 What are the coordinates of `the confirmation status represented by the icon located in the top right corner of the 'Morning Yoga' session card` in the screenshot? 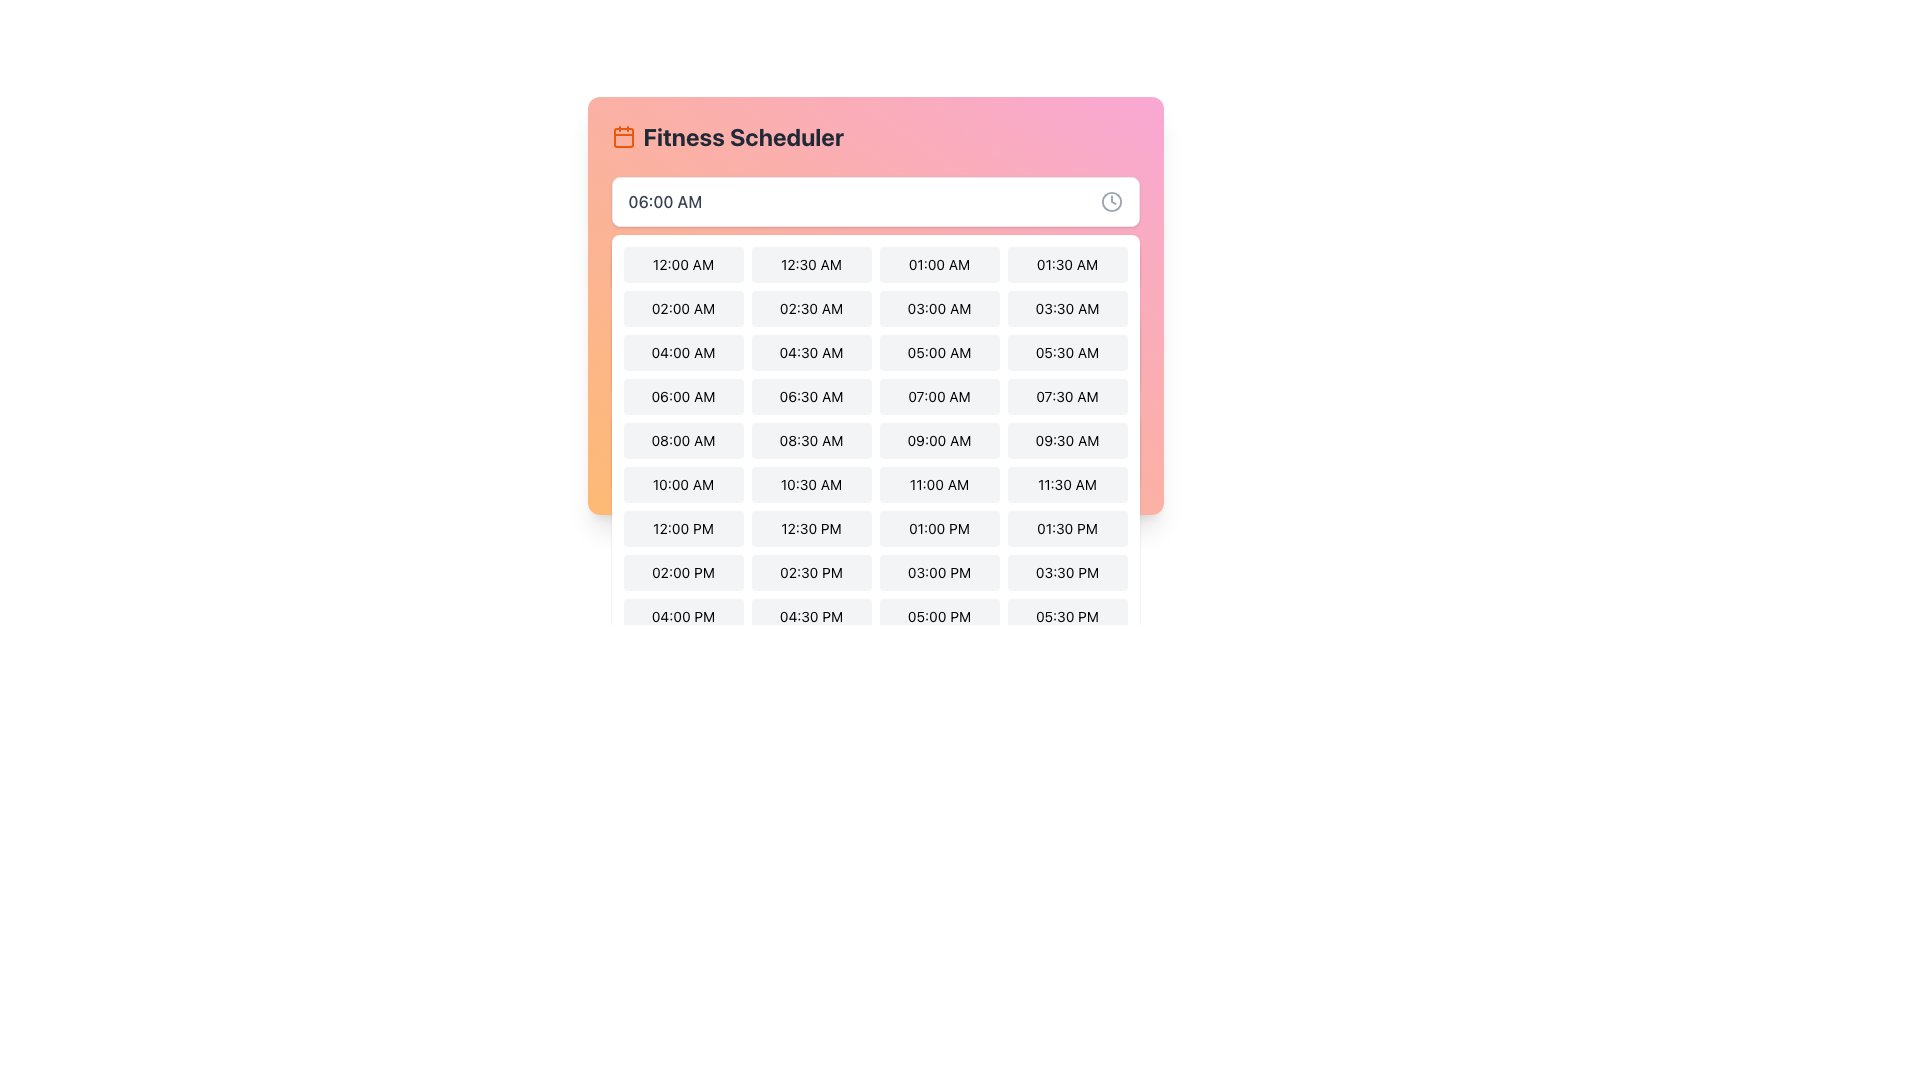 It's located at (1112, 353).